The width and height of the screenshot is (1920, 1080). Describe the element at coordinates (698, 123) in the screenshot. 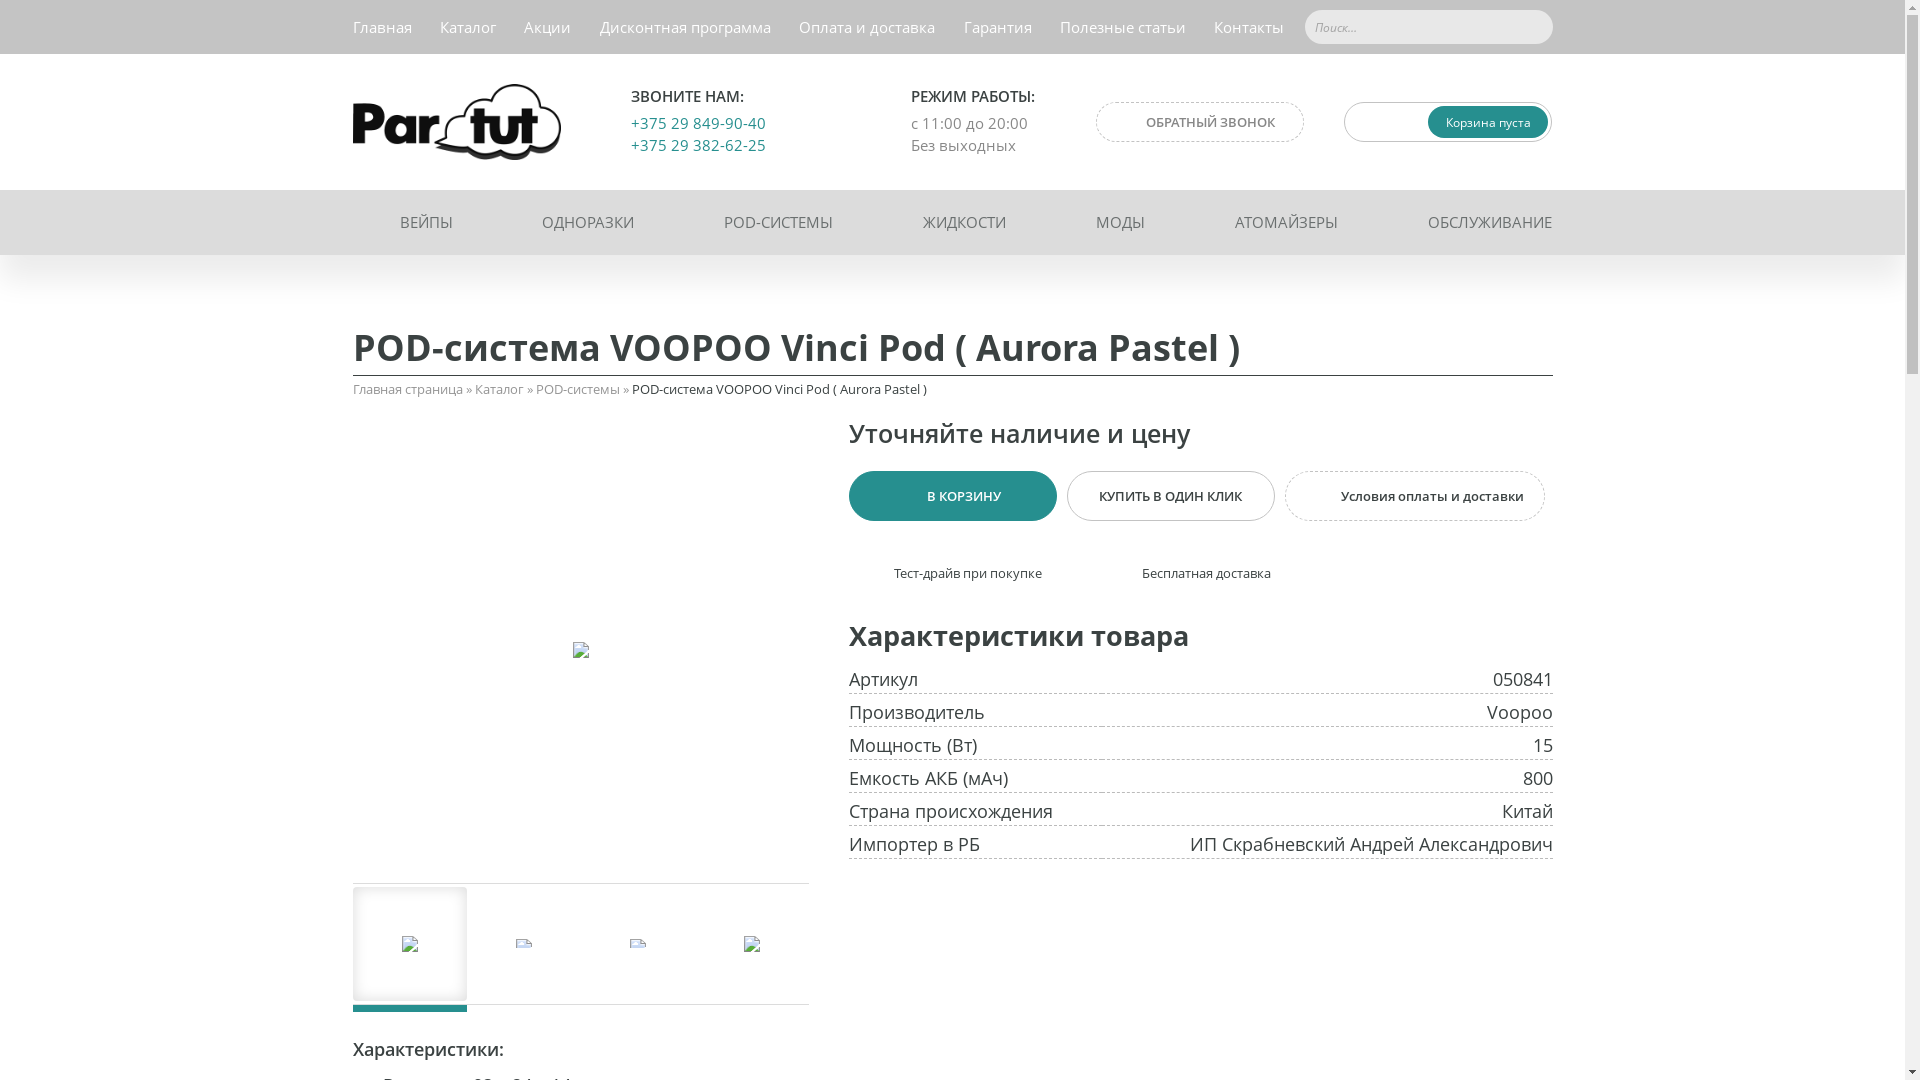

I see `'+375 29 849-90-40'` at that location.